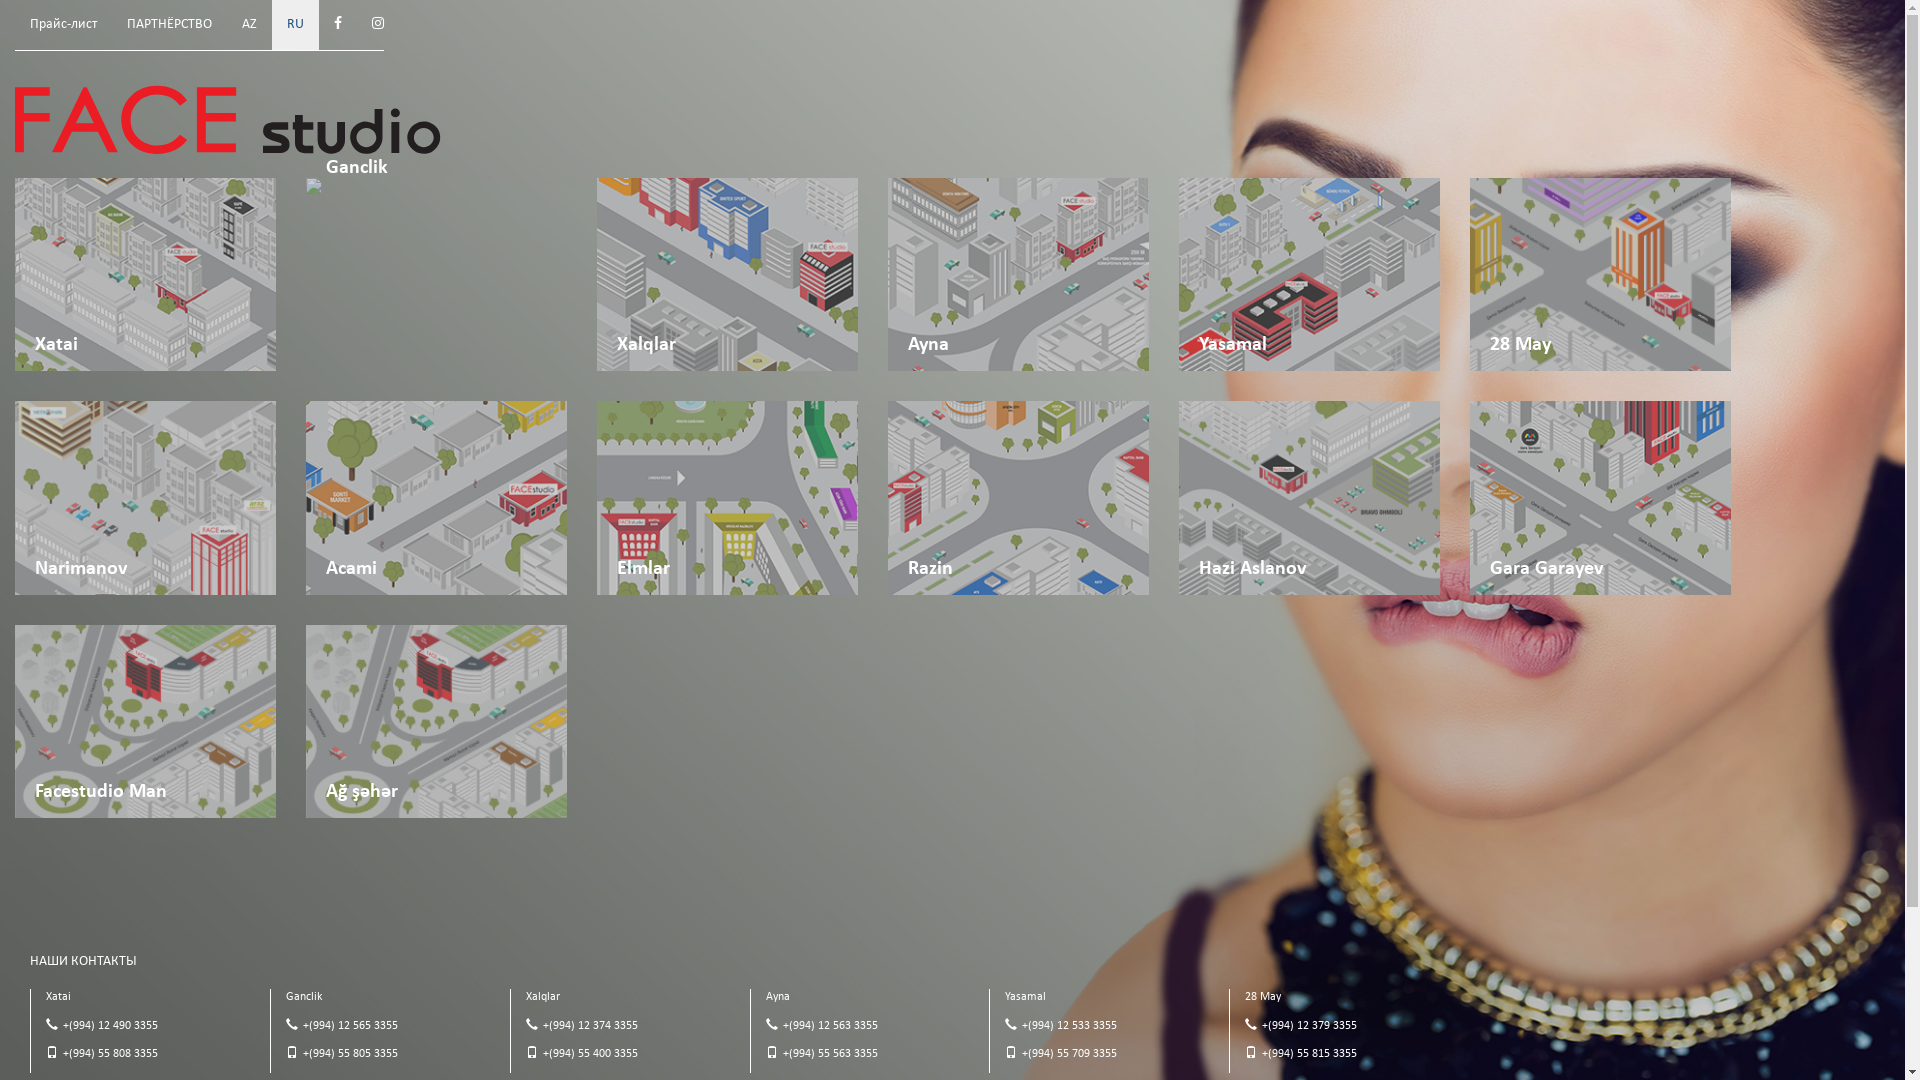  What do you see at coordinates (435, 185) in the screenshot?
I see `'Ganclik'` at bounding box center [435, 185].